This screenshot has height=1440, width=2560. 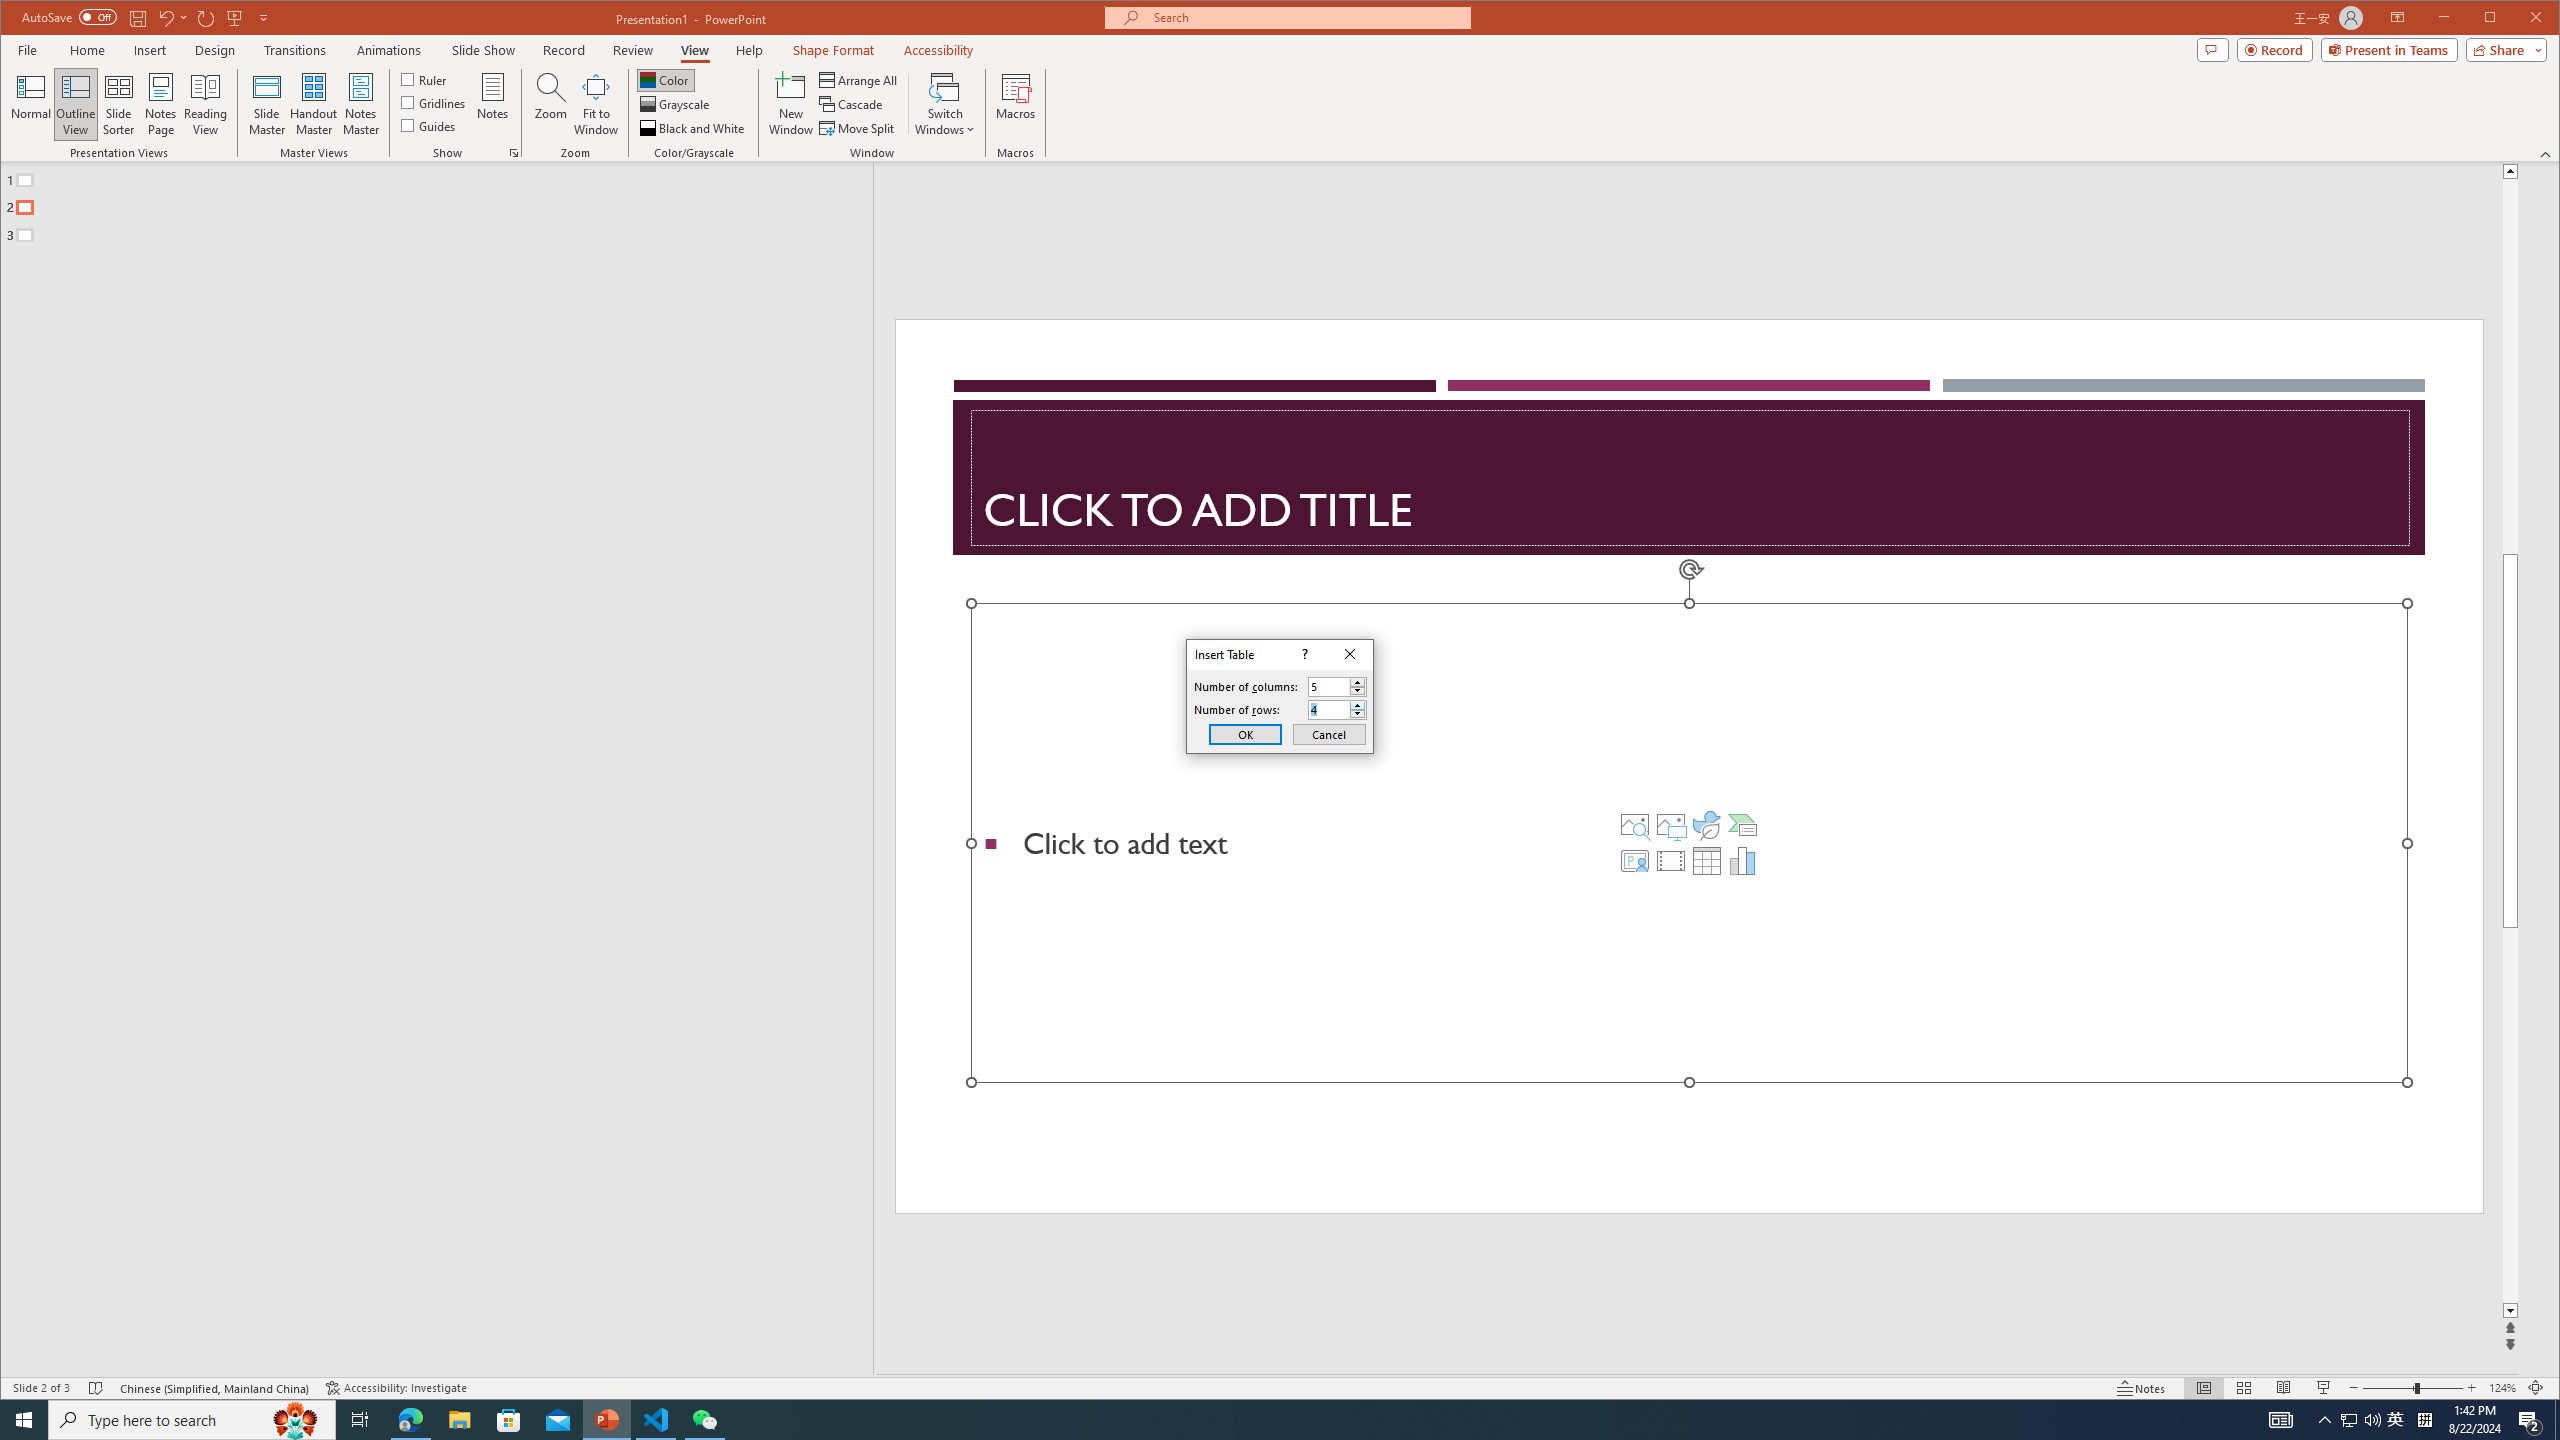 I want to click on 'Cancel', so click(x=1328, y=734).